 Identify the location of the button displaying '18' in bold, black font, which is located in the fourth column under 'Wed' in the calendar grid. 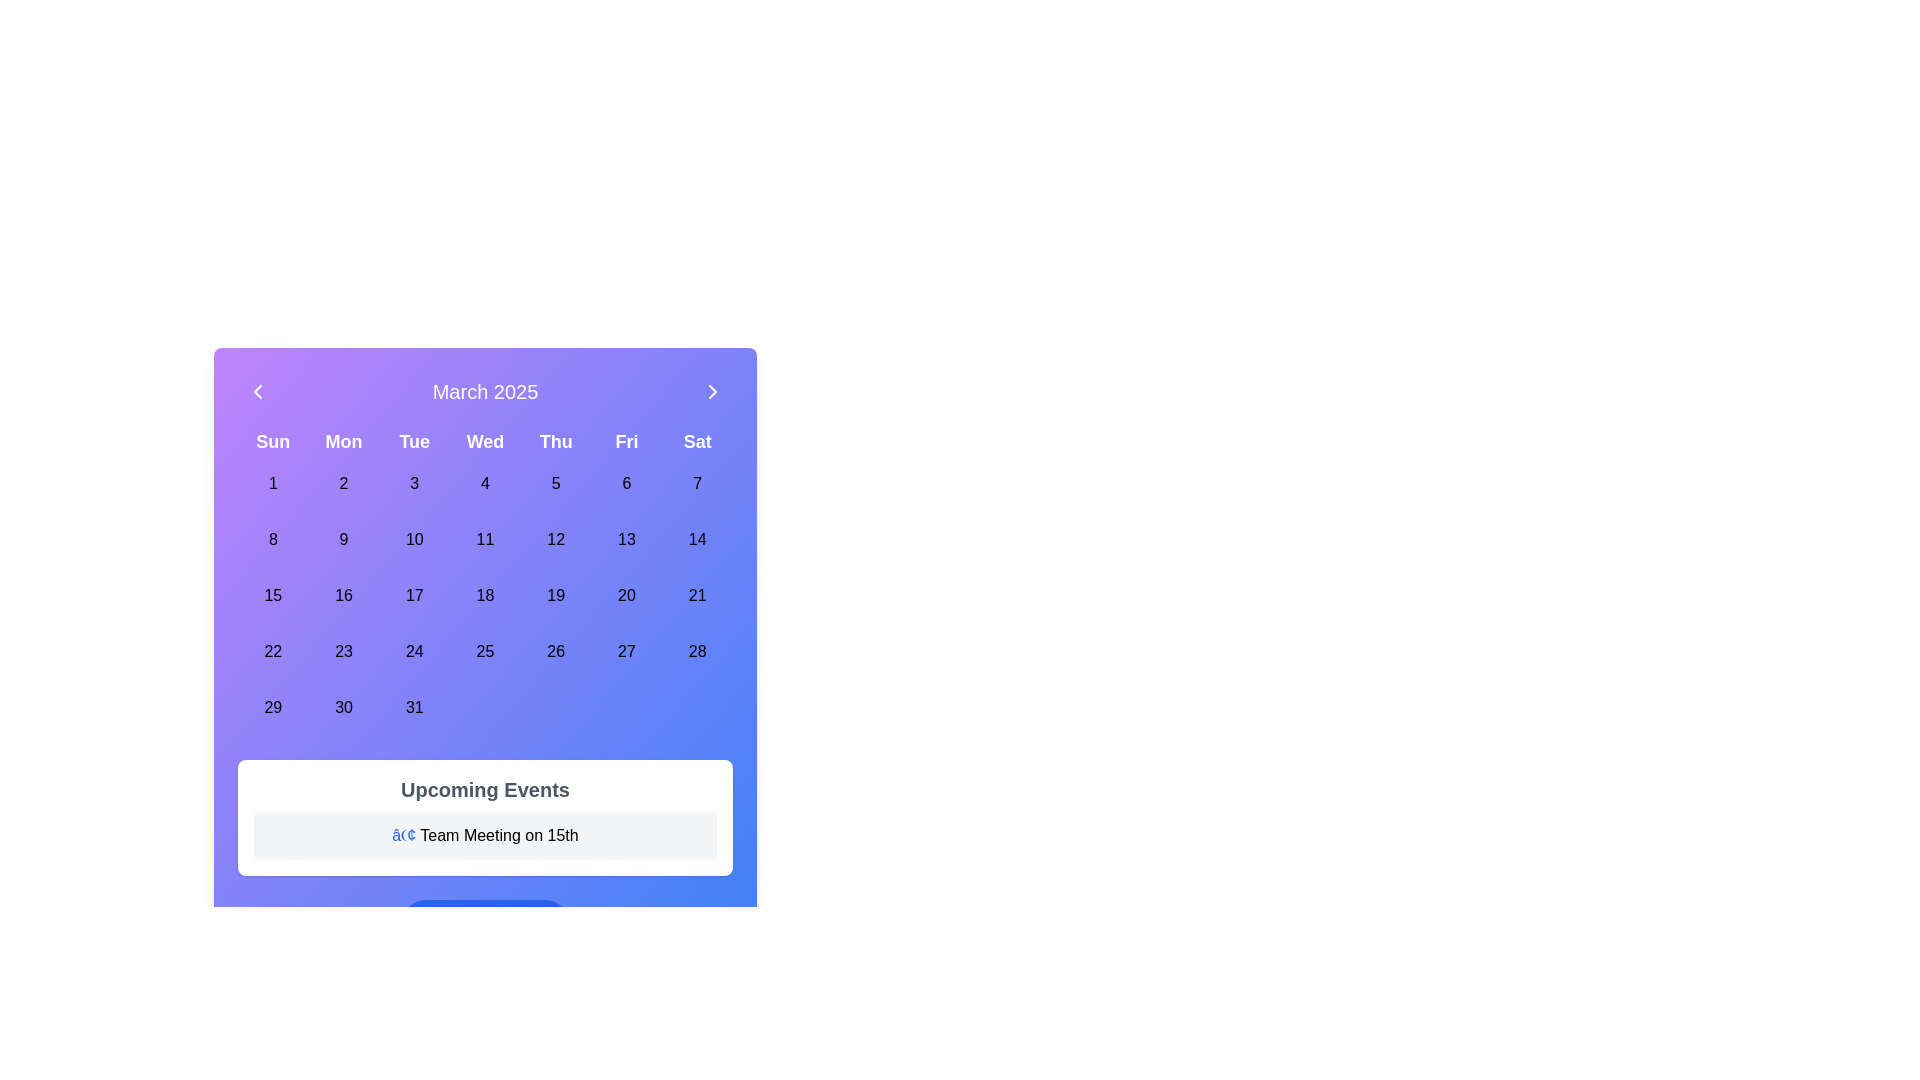
(485, 595).